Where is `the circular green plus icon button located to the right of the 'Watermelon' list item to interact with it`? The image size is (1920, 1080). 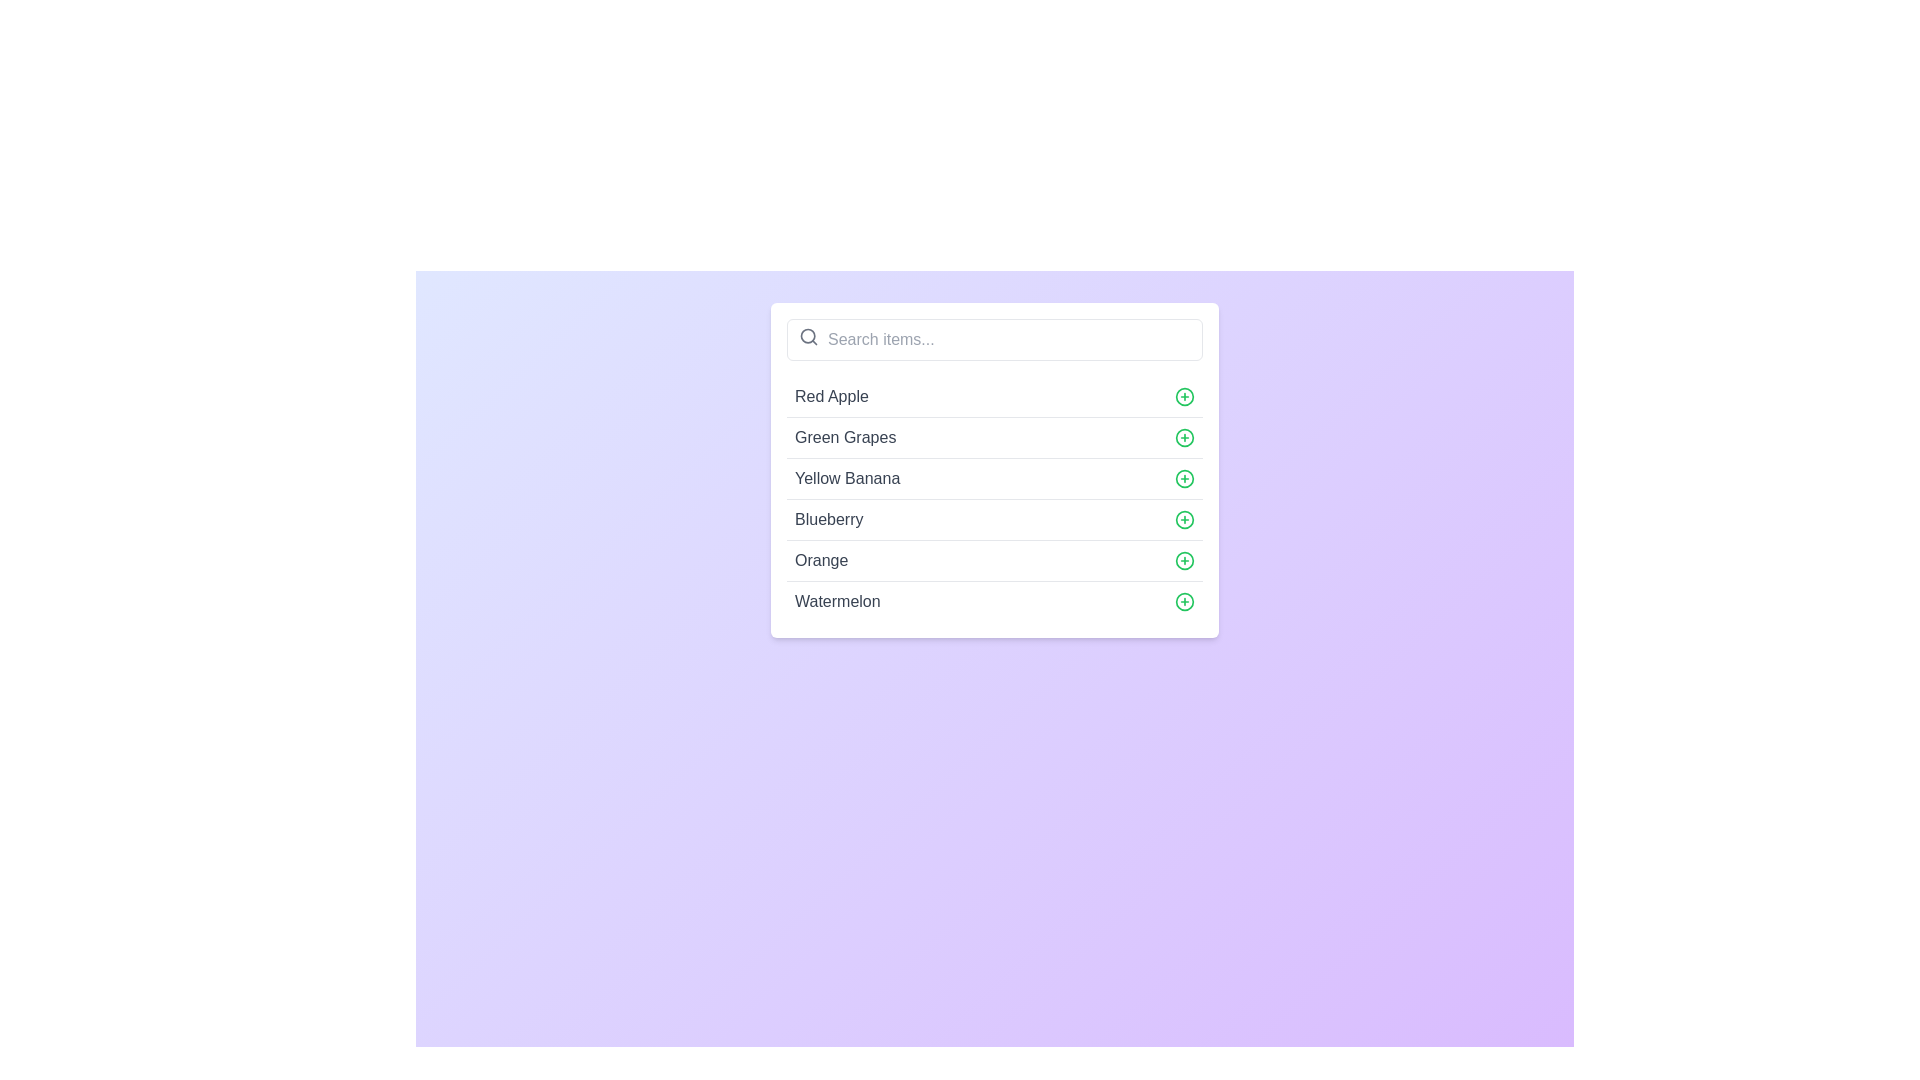
the circular green plus icon button located to the right of the 'Watermelon' list item to interact with it is located at coordinates (1185, 600).